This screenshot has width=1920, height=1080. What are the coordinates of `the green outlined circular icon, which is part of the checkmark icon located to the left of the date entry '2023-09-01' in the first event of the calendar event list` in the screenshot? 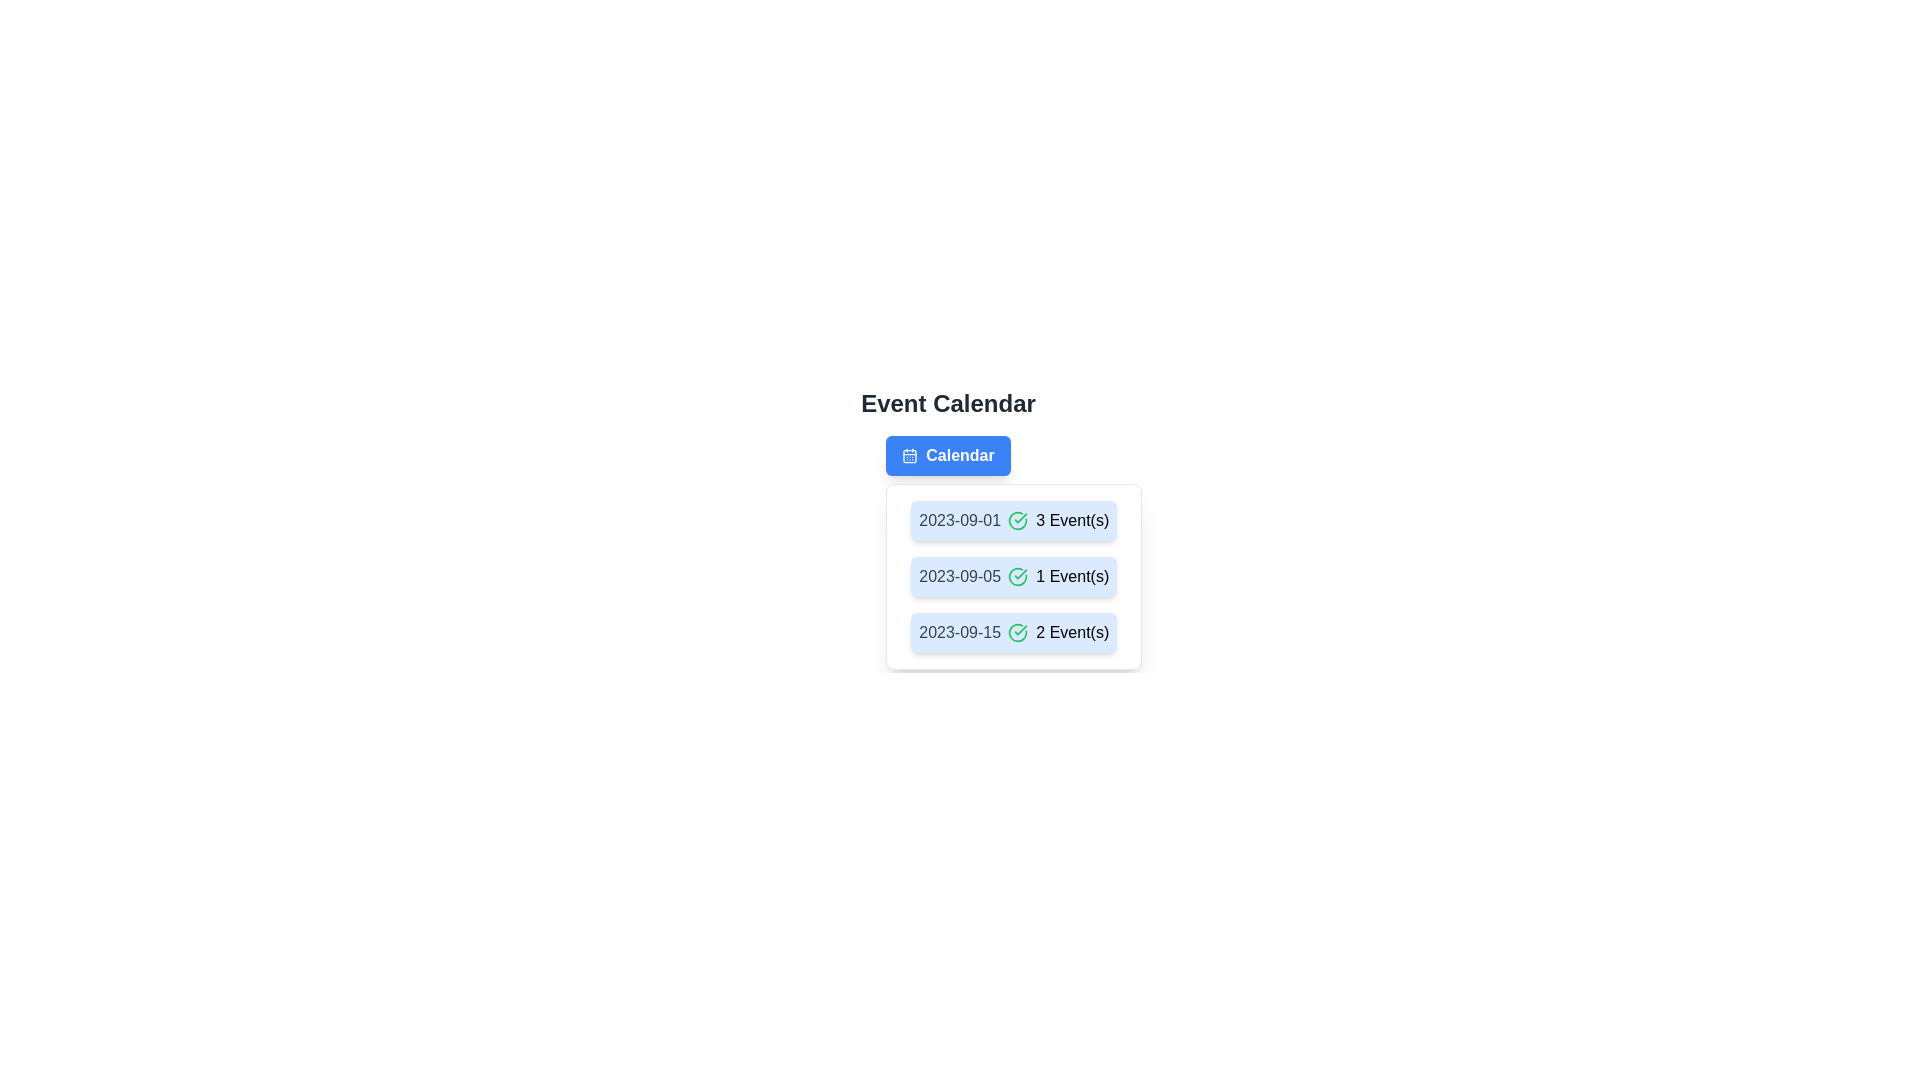 It's located at (1018, 519).